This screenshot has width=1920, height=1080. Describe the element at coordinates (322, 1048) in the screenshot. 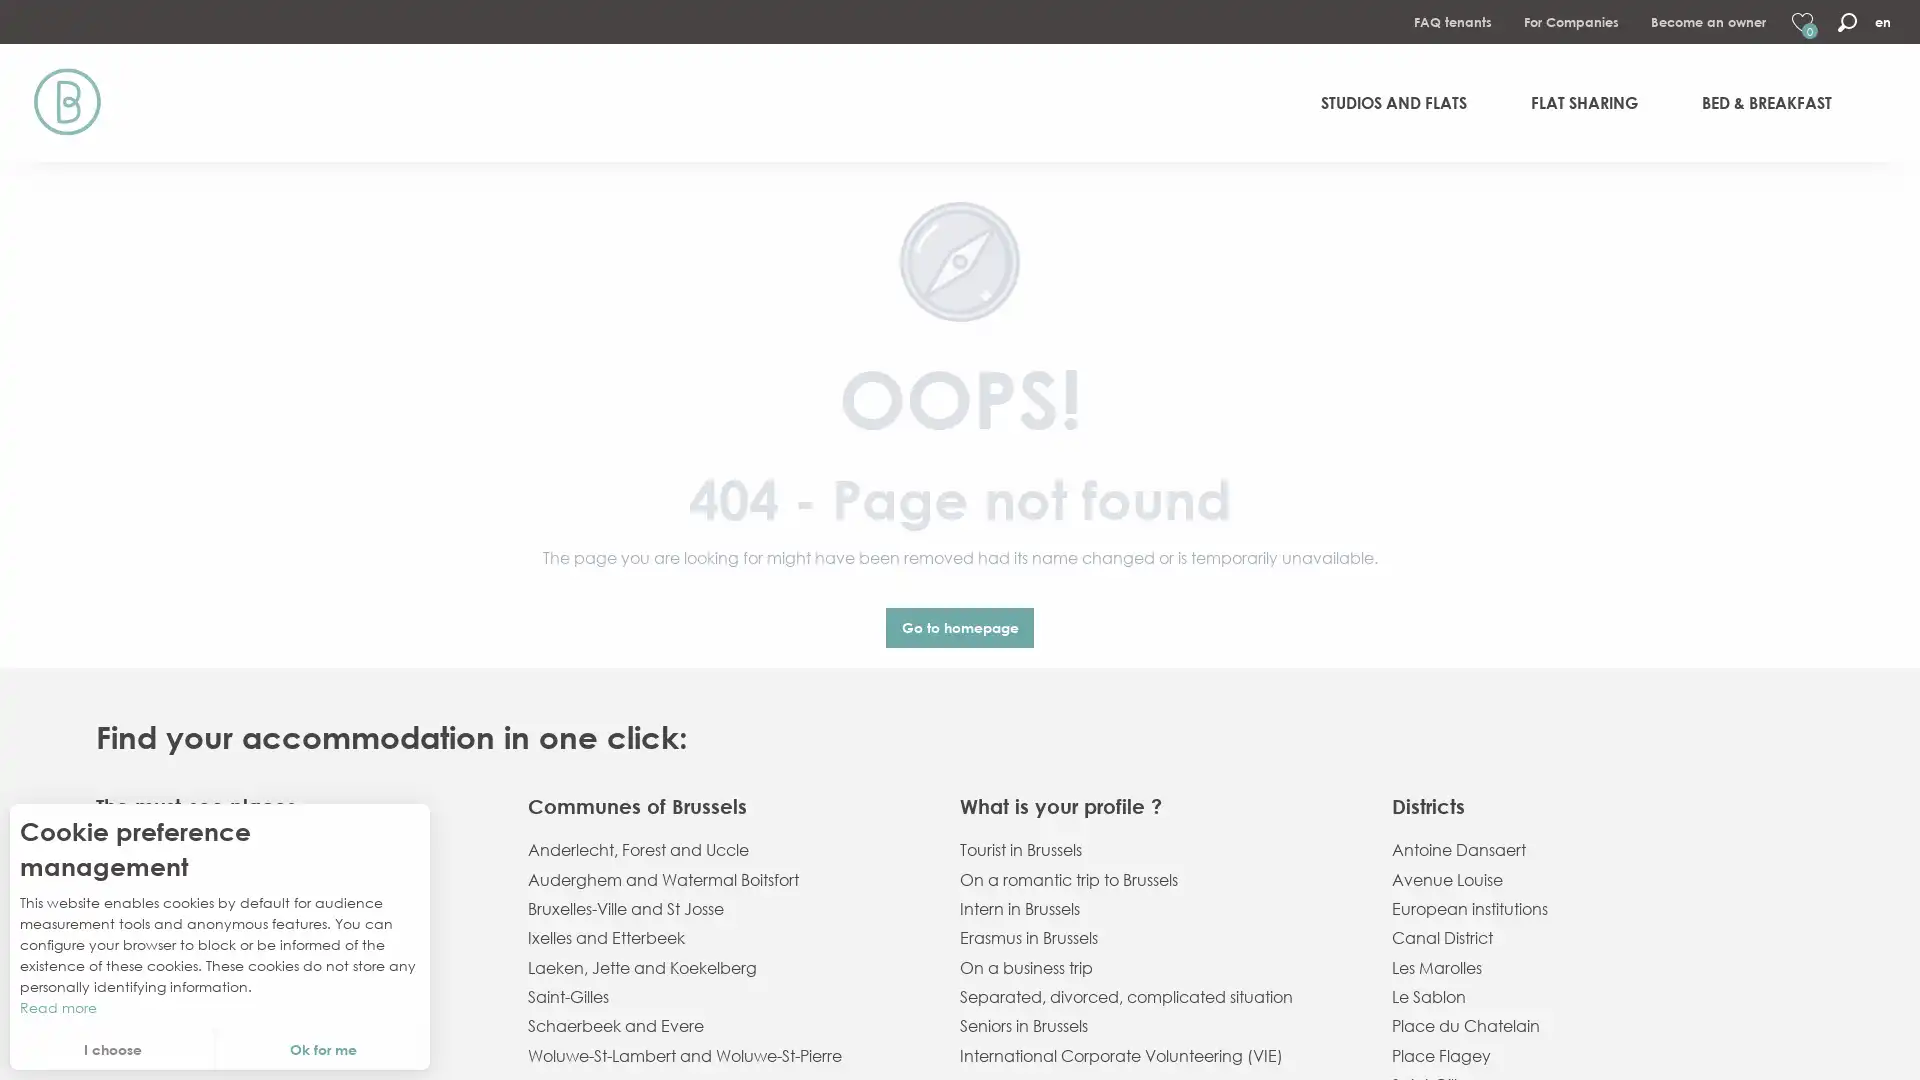

I see `allow cookies` at that location.